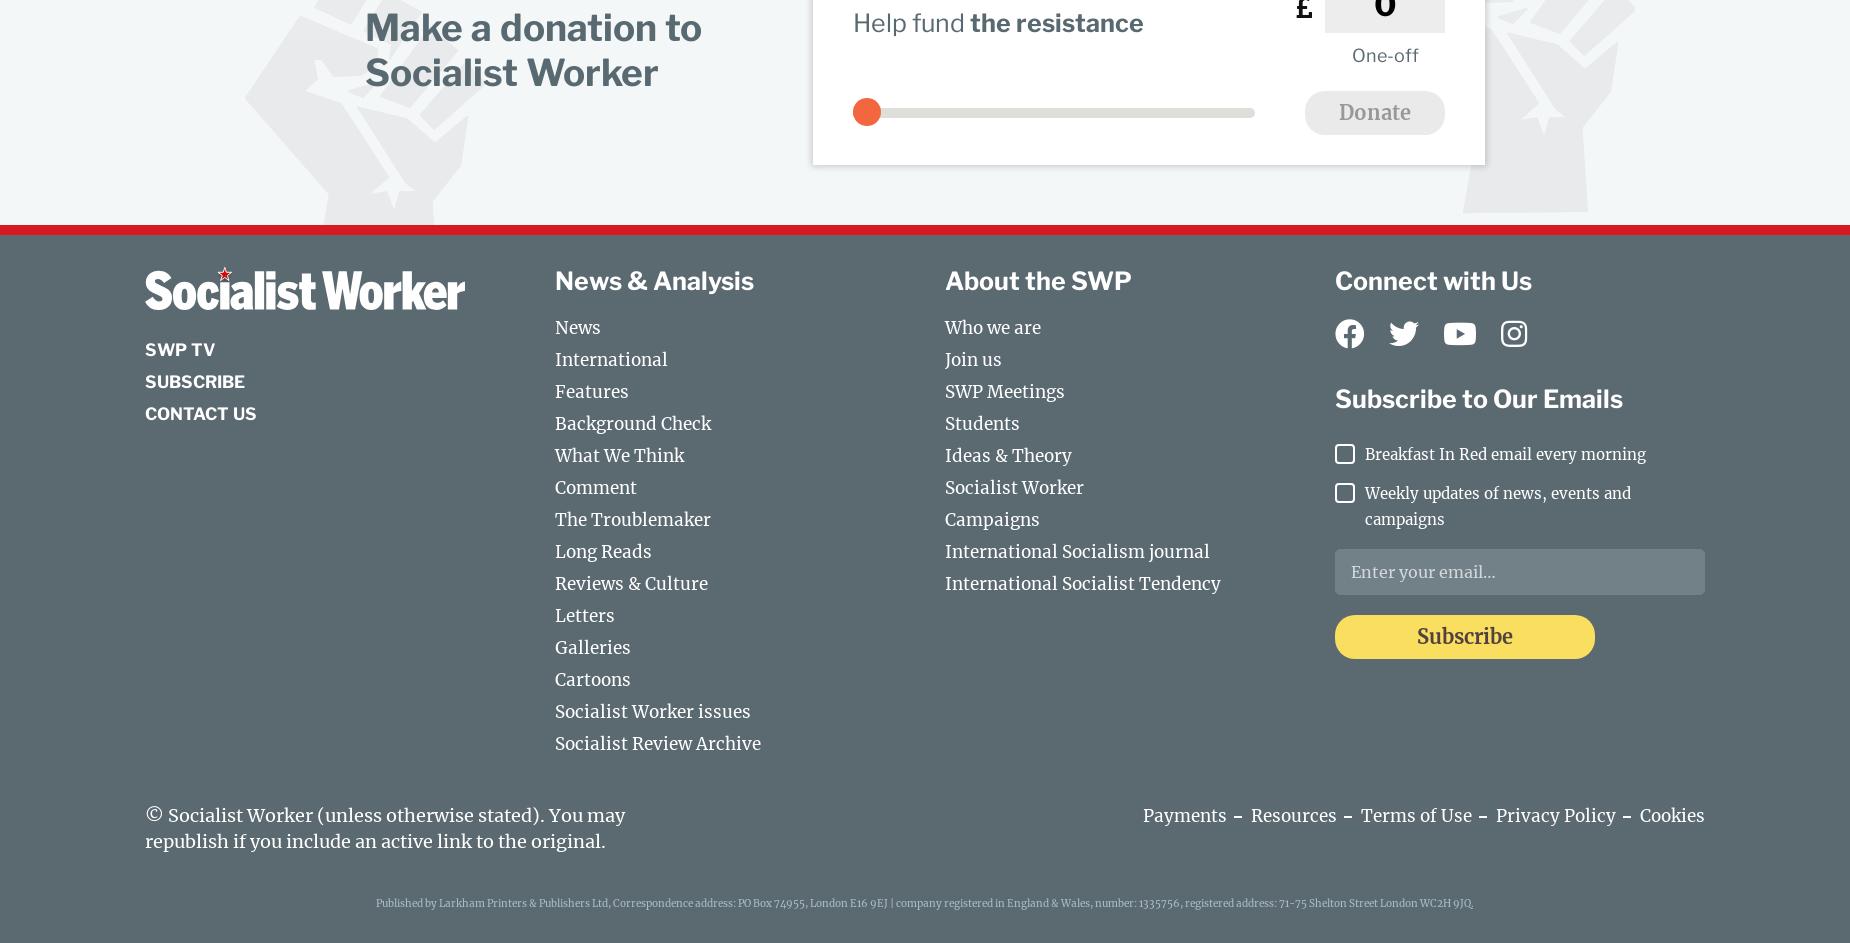 This screenshot has height=943, width=1850. I want to click on 'Published by Larkham Printers & Publishers Ltd, Correspondence address: PO Box 74955, London E16 9EJ | company registered in England & Wales, number: 1335756, registered address: 71-75 Shelton Street London WC2H 9JQ.', so click(925, 902).